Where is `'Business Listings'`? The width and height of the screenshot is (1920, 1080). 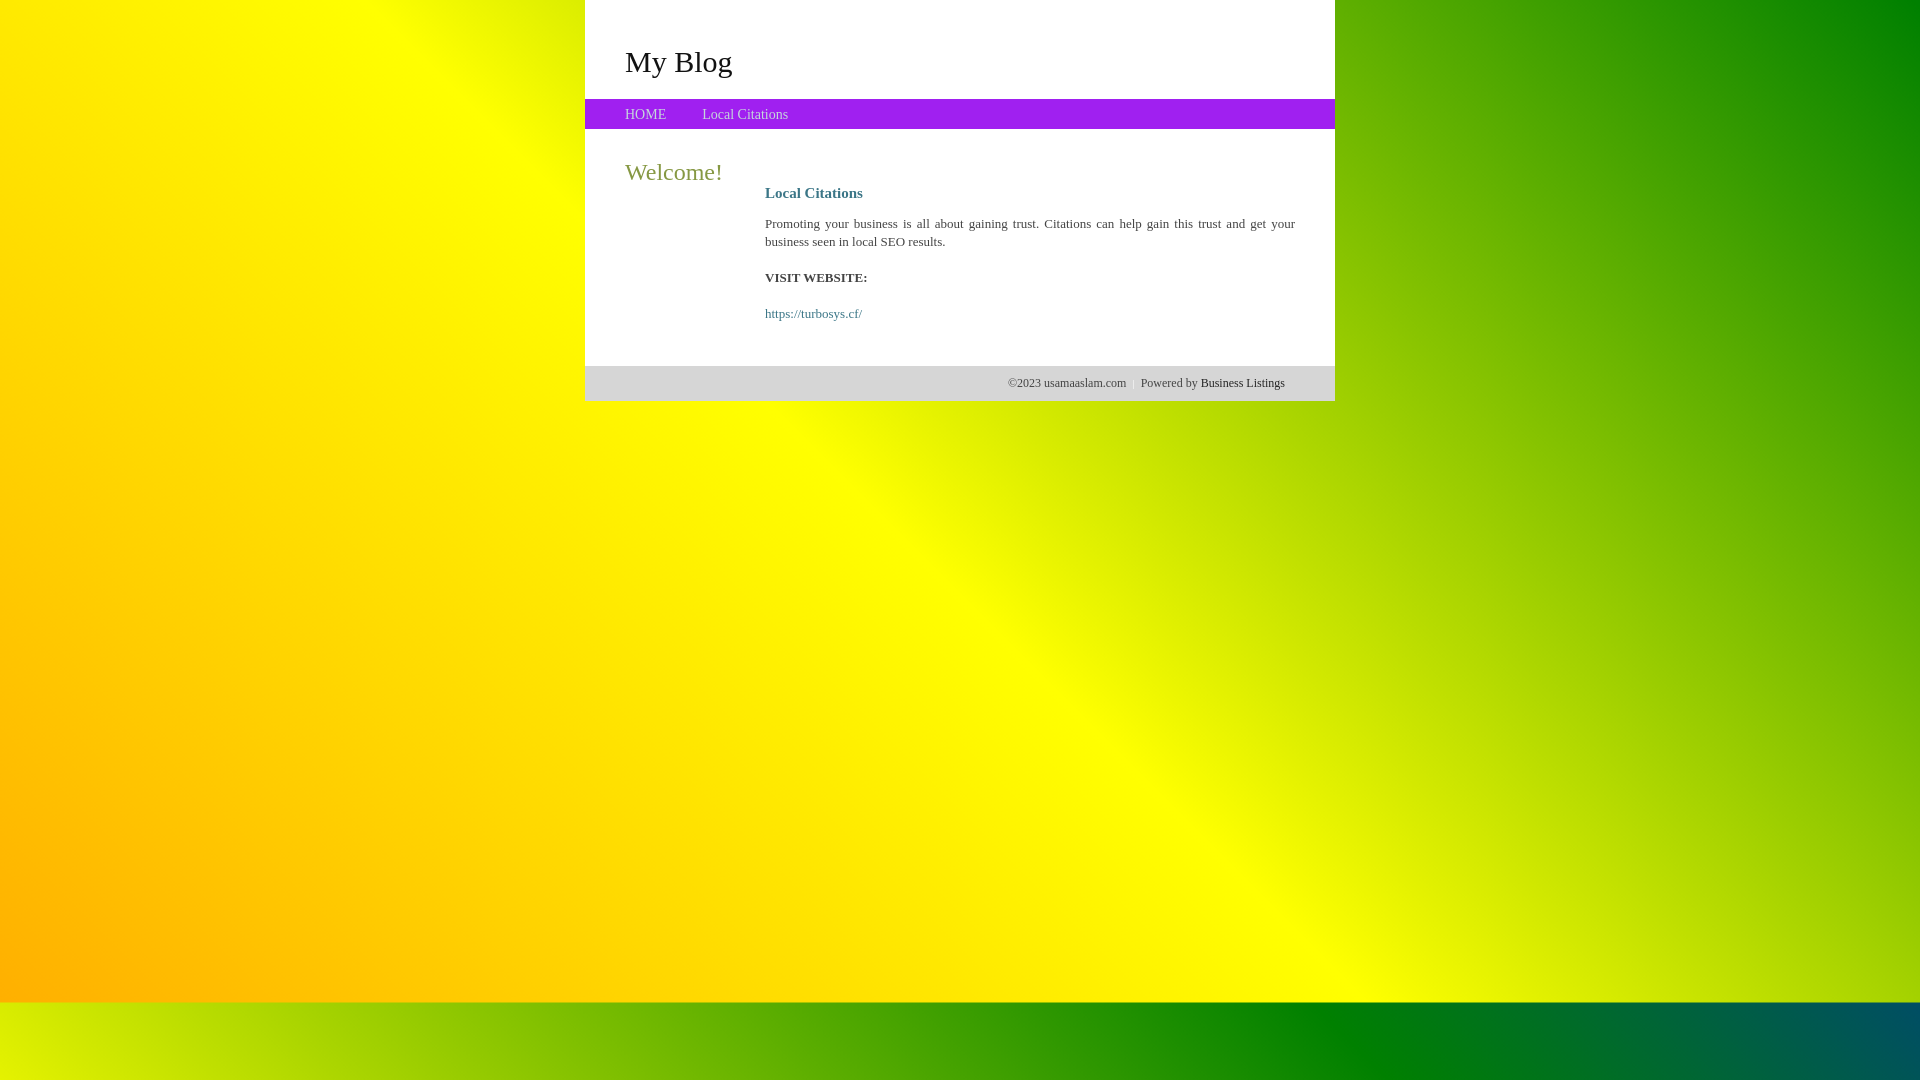
'Business Listings' is located at coordinates (1200, 382).